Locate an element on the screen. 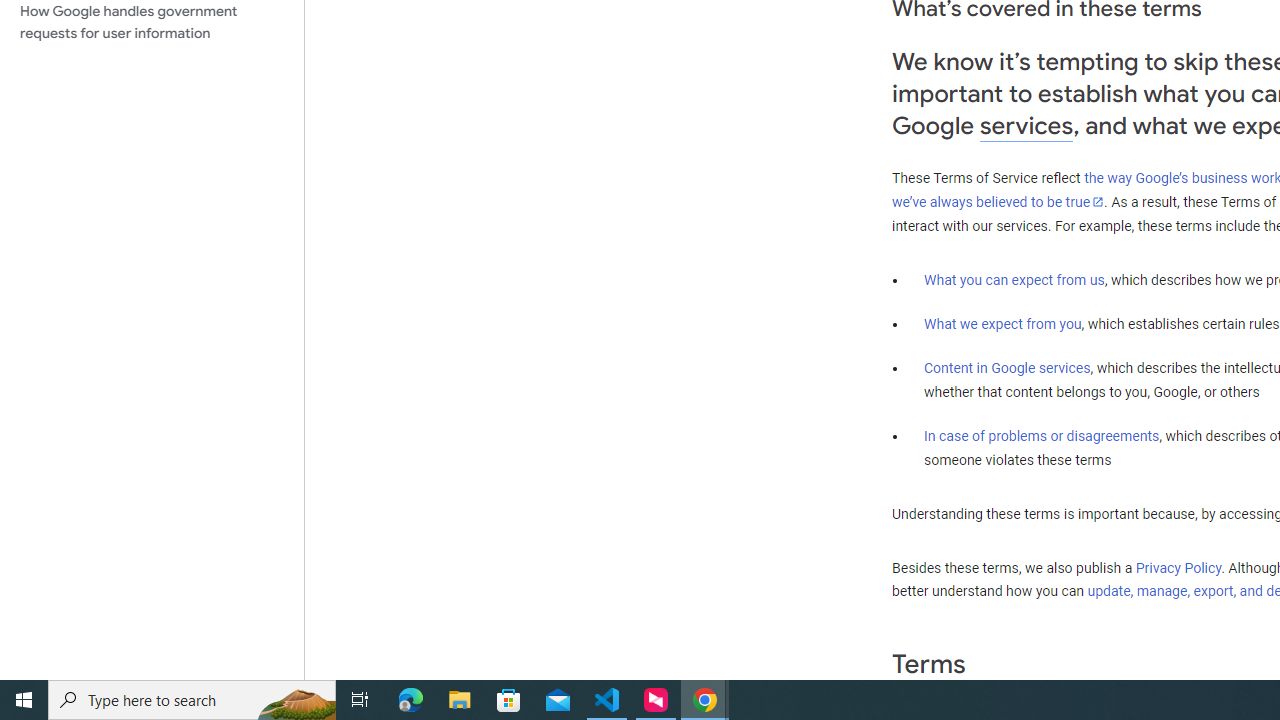 The height and width of the screenshot is (720, 1280). 'In case of problems or disagreements' is located at coordinates (1040, 434).